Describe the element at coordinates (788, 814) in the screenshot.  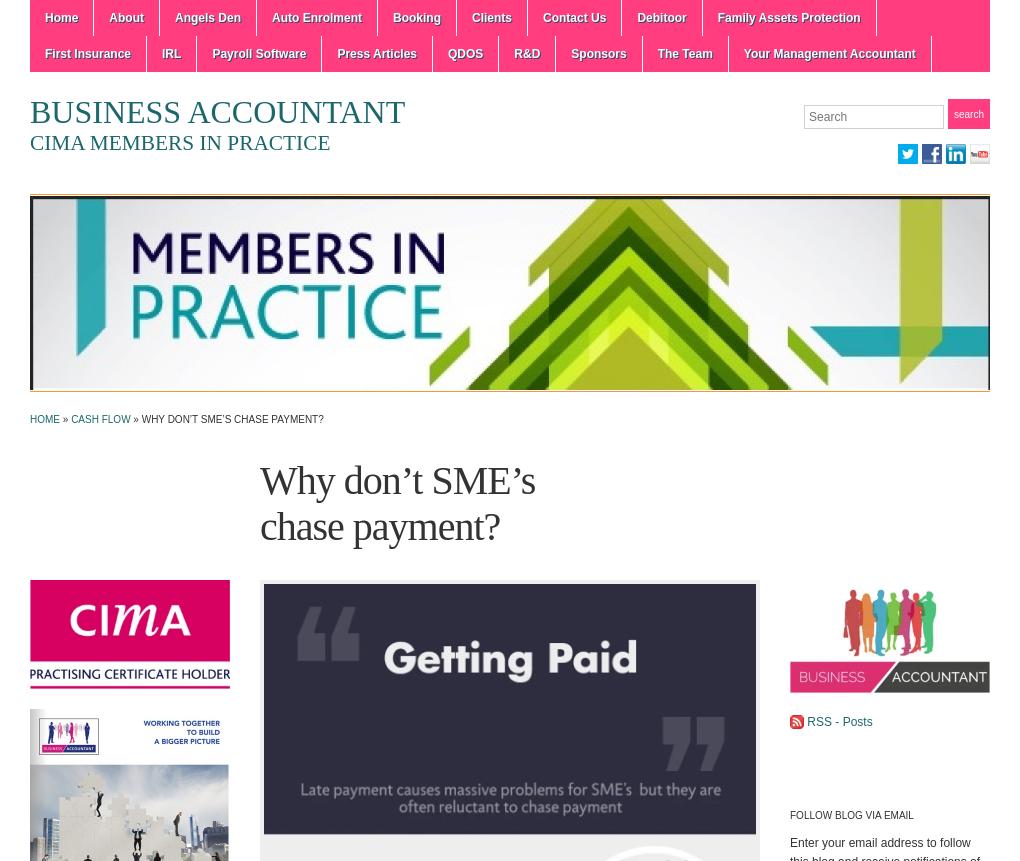
I see `'Follow Blog via Email'` at that location.